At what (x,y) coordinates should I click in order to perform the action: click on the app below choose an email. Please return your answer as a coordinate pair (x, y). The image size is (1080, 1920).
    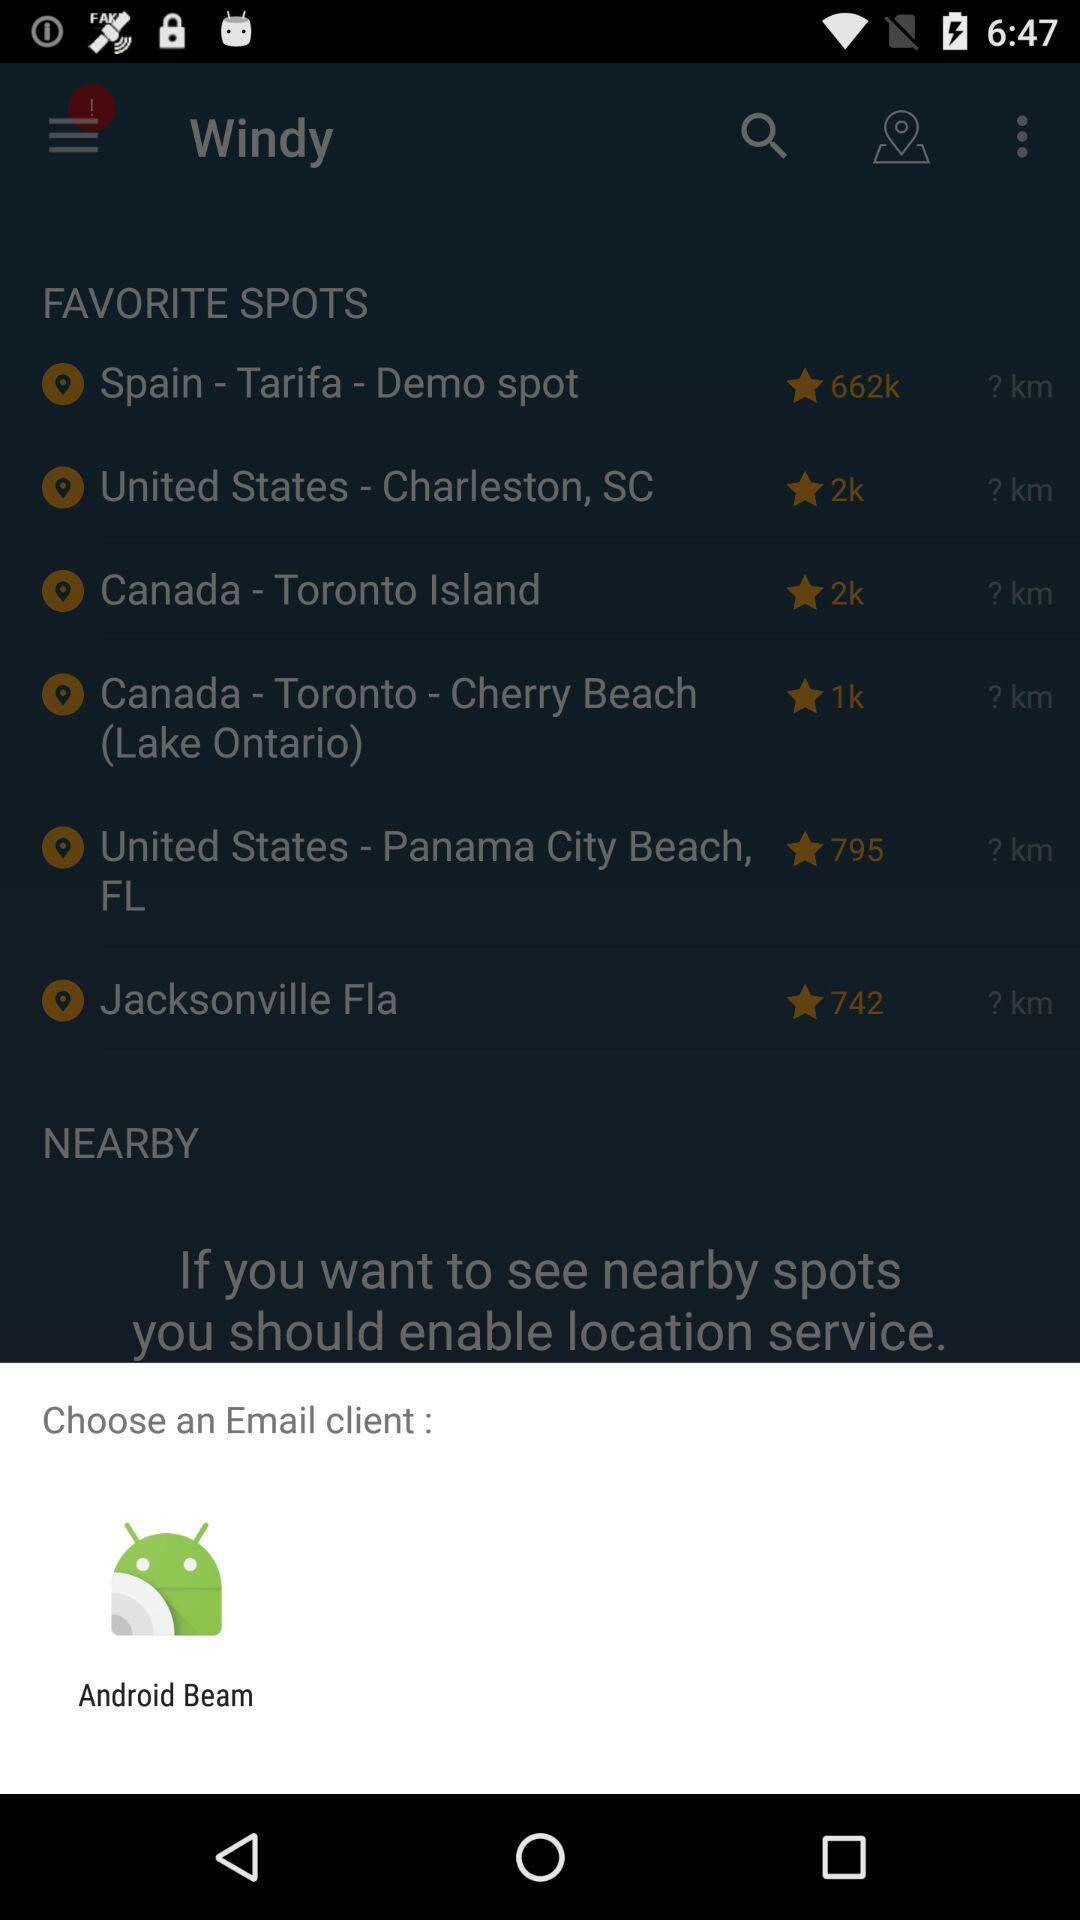
    Looking at the image, I should click on (165, 1579).